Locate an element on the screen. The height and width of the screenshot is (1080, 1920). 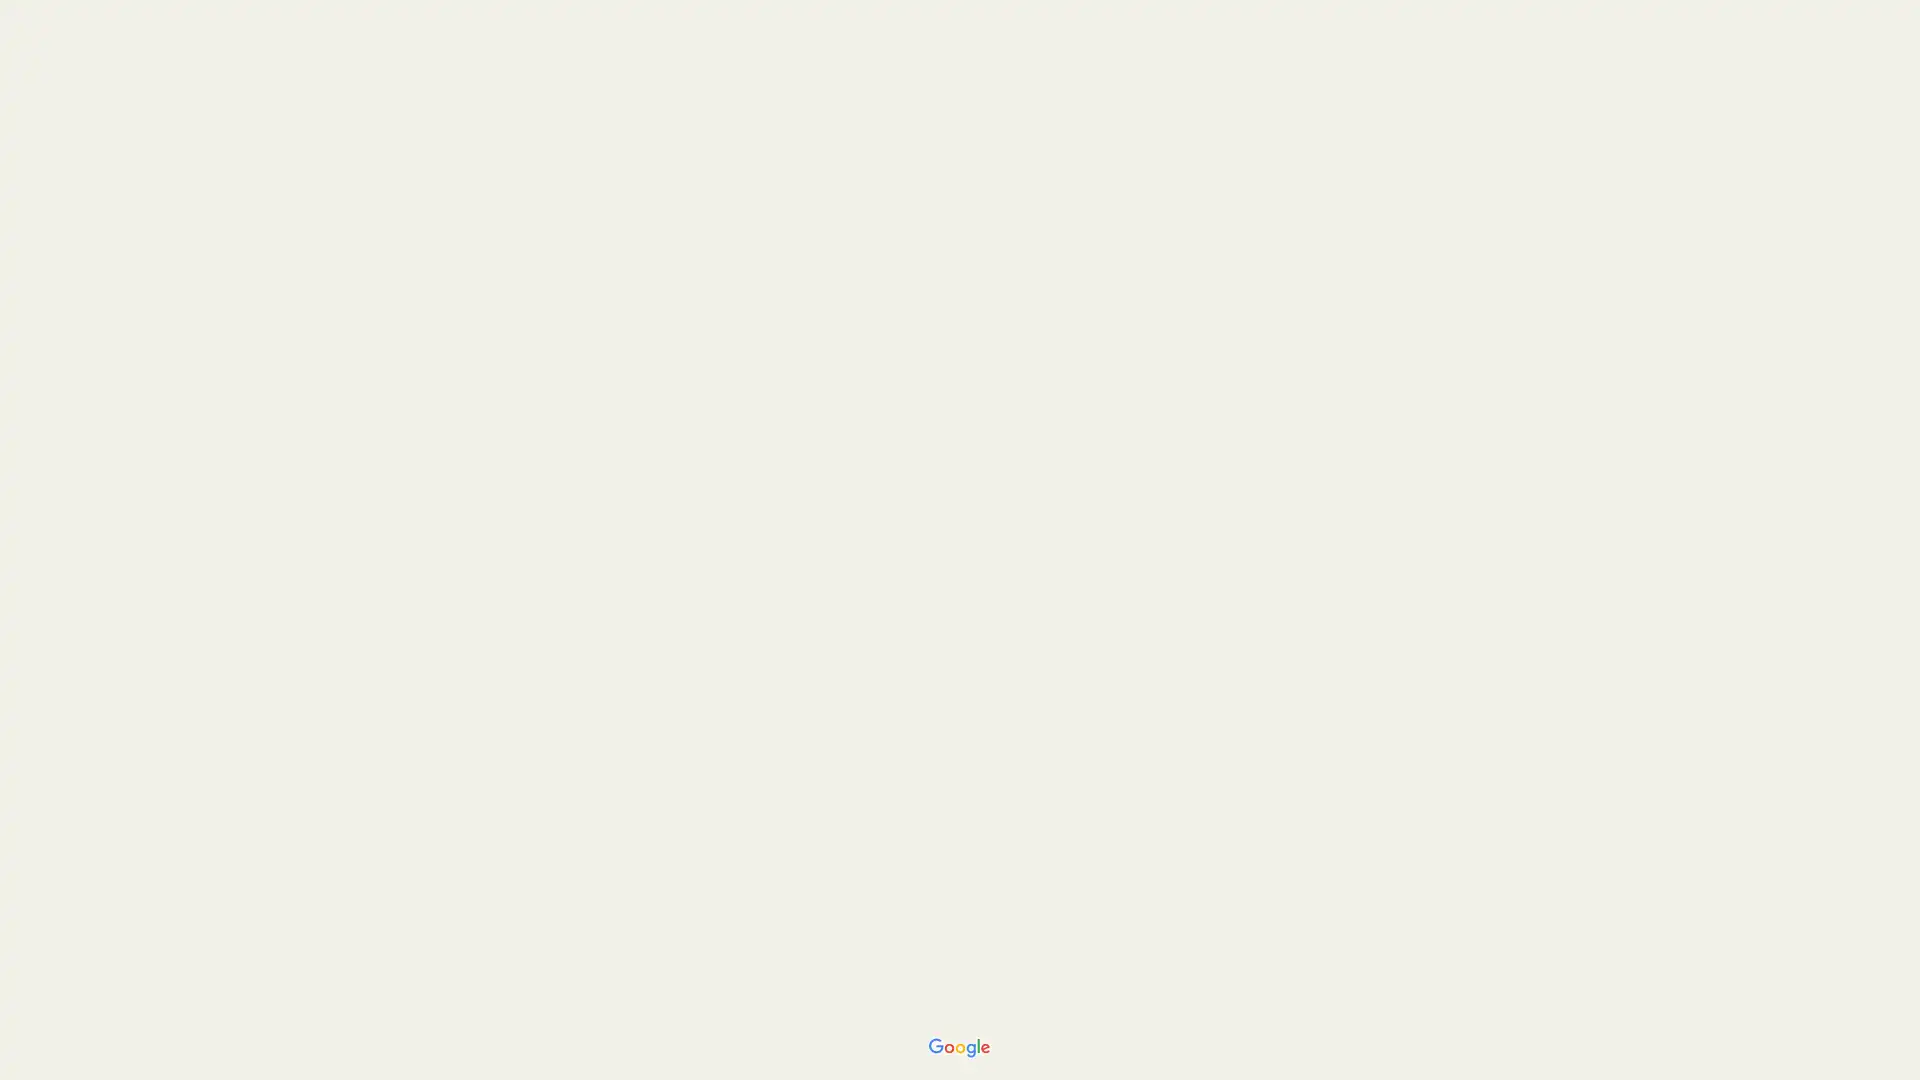
Share Grunberger Str. 65 is located at coordinates (349, 401).